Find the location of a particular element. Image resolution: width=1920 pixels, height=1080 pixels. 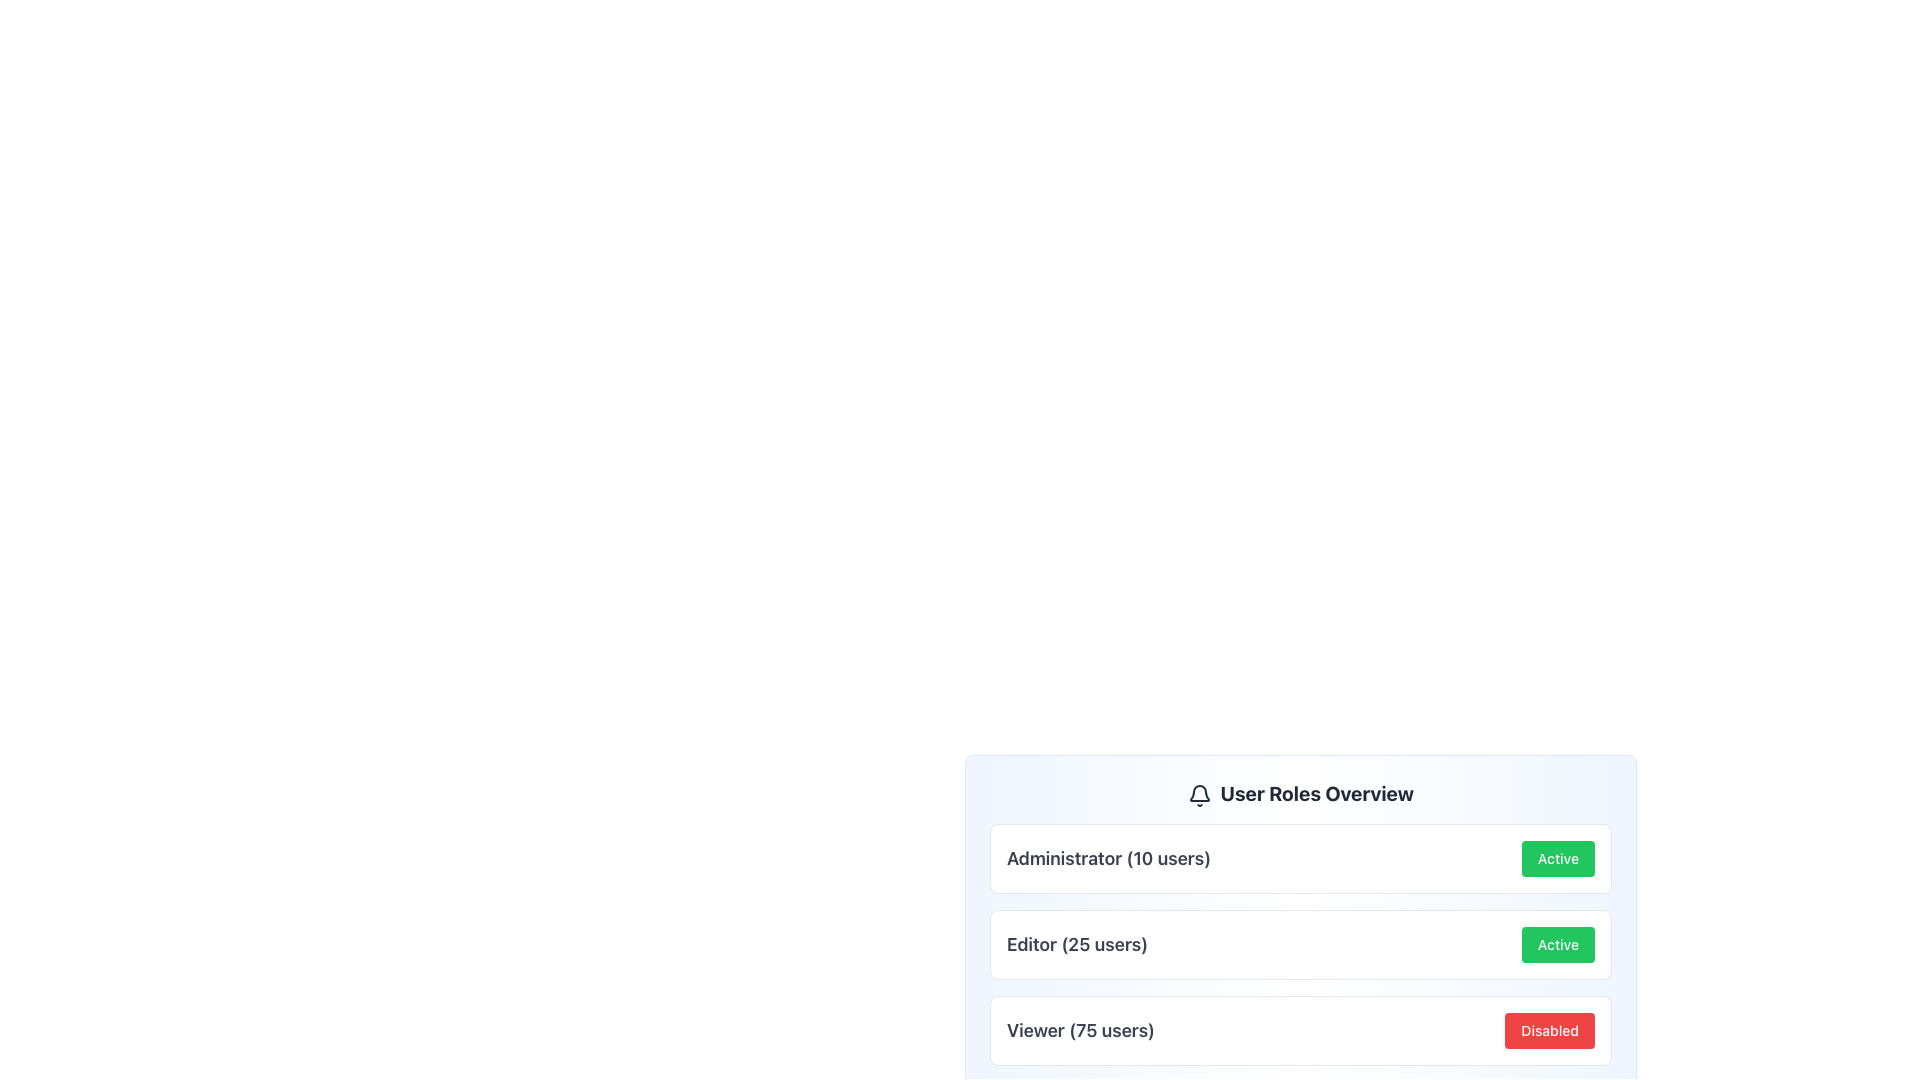

text label indicating the user role ('Viewer') and the number of users assigned to this role (75), which is located in the bottom row of the 'User Roles Overview' section, to the left of the 'Disabled' status label is located at coordinates (1079, 1030).